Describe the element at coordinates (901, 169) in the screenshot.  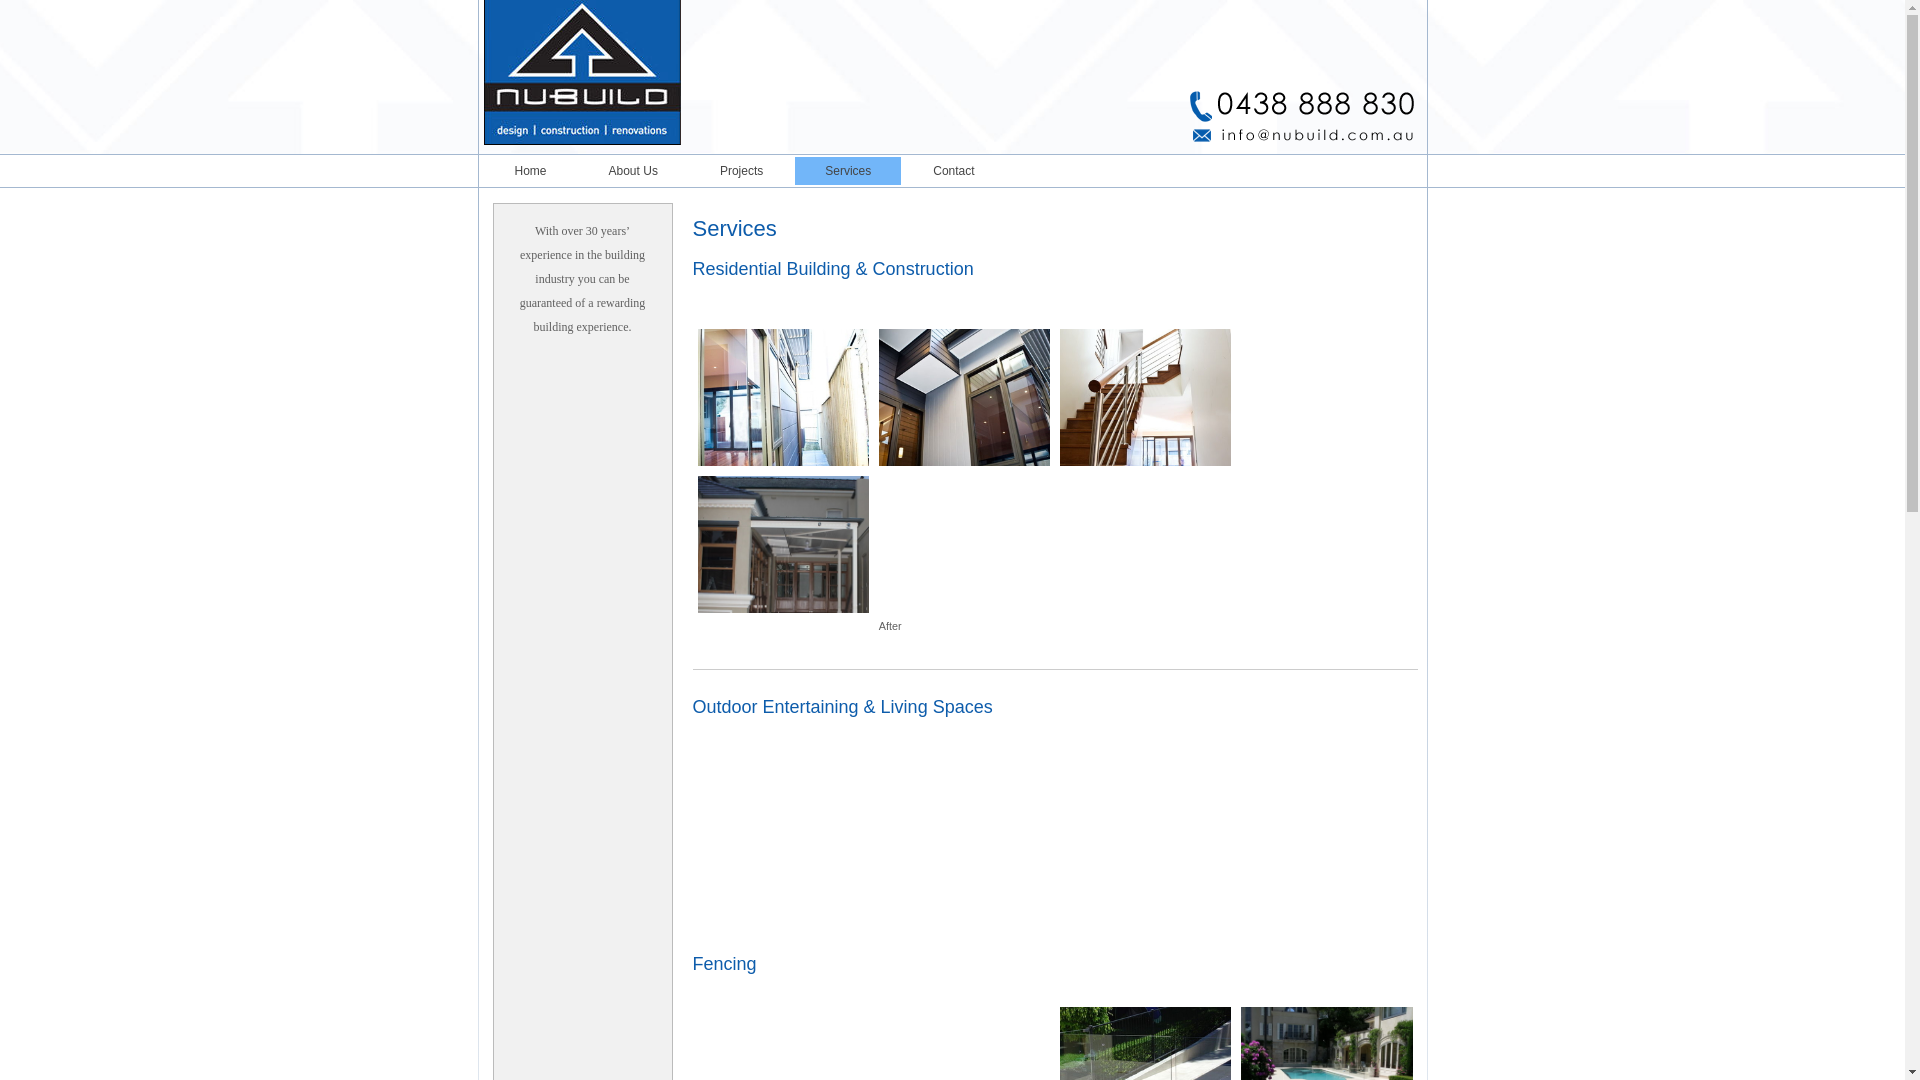
I see `'Contact'` at that location.